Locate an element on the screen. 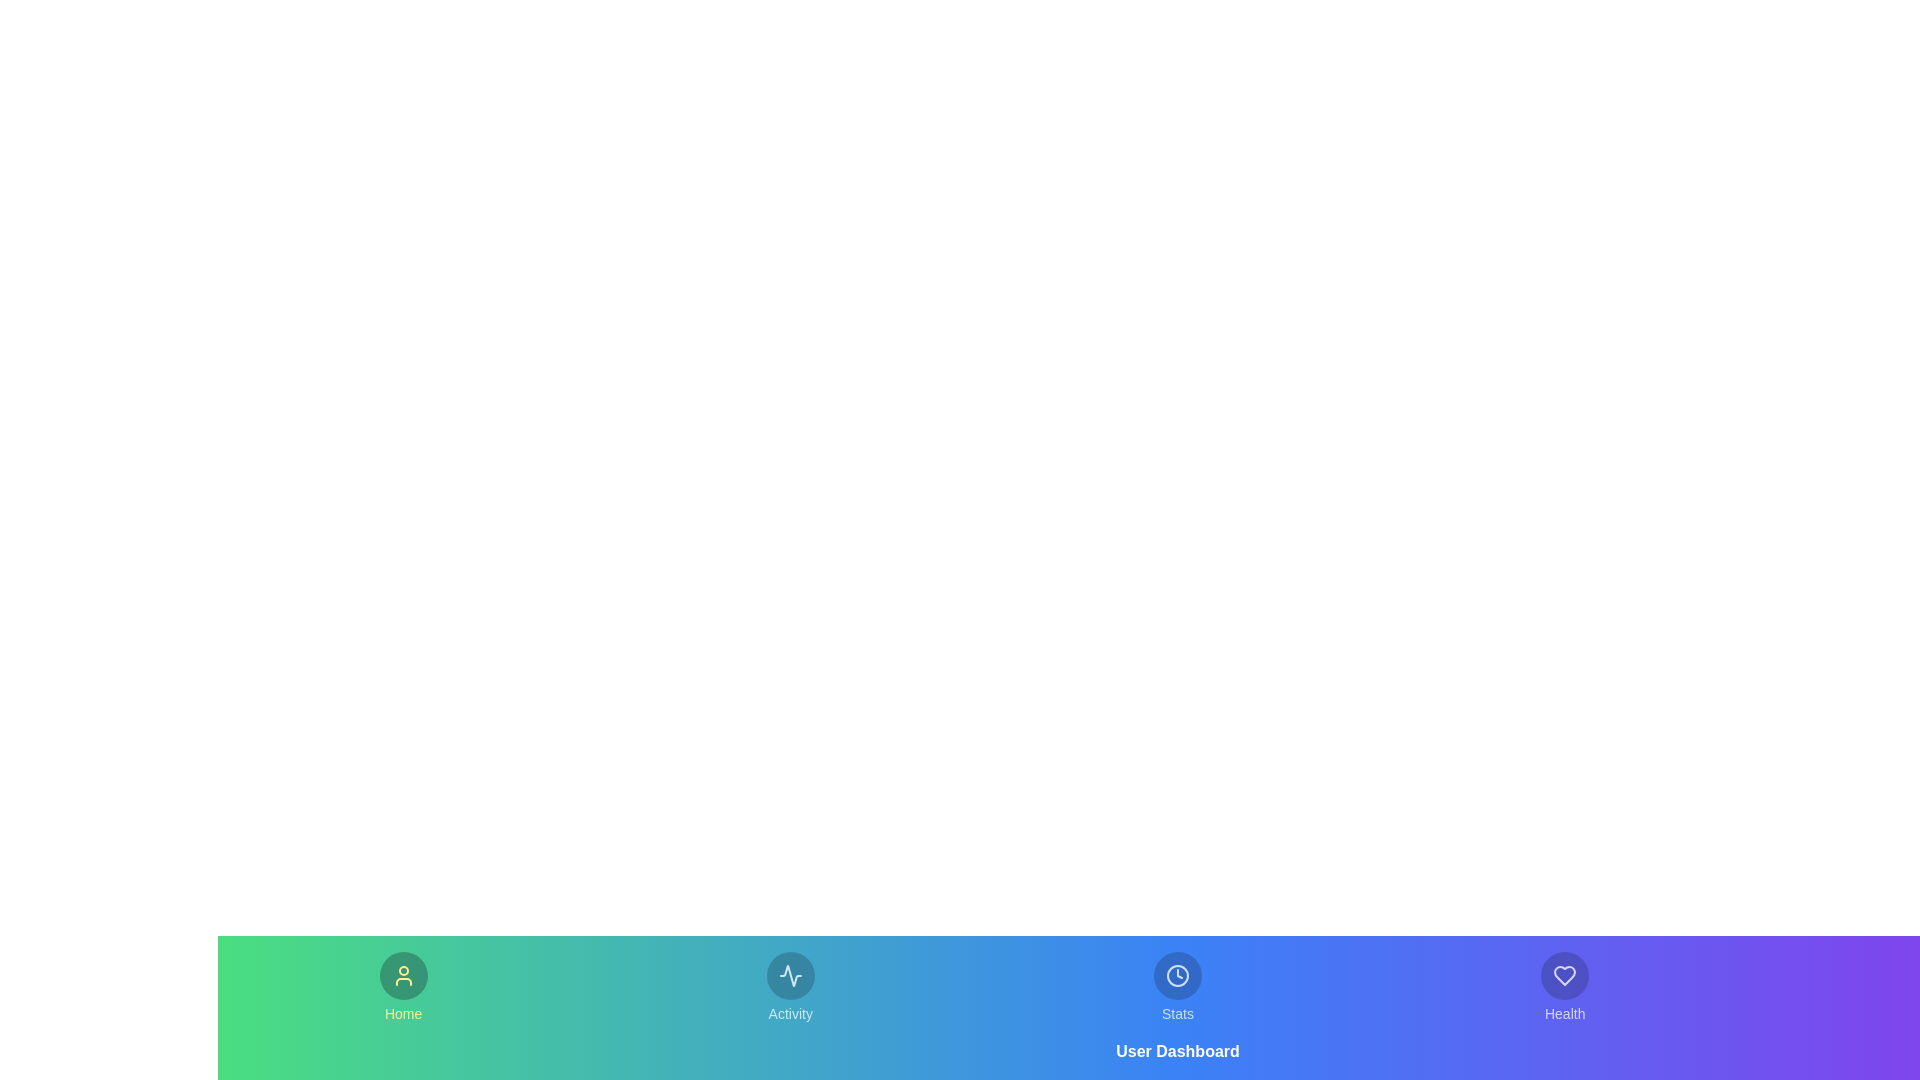 Image resolution: width=1920 pixels, height=1080 pixels. the tab labeled Stats to observe its hover effect is located at coordinates (1177, 986).